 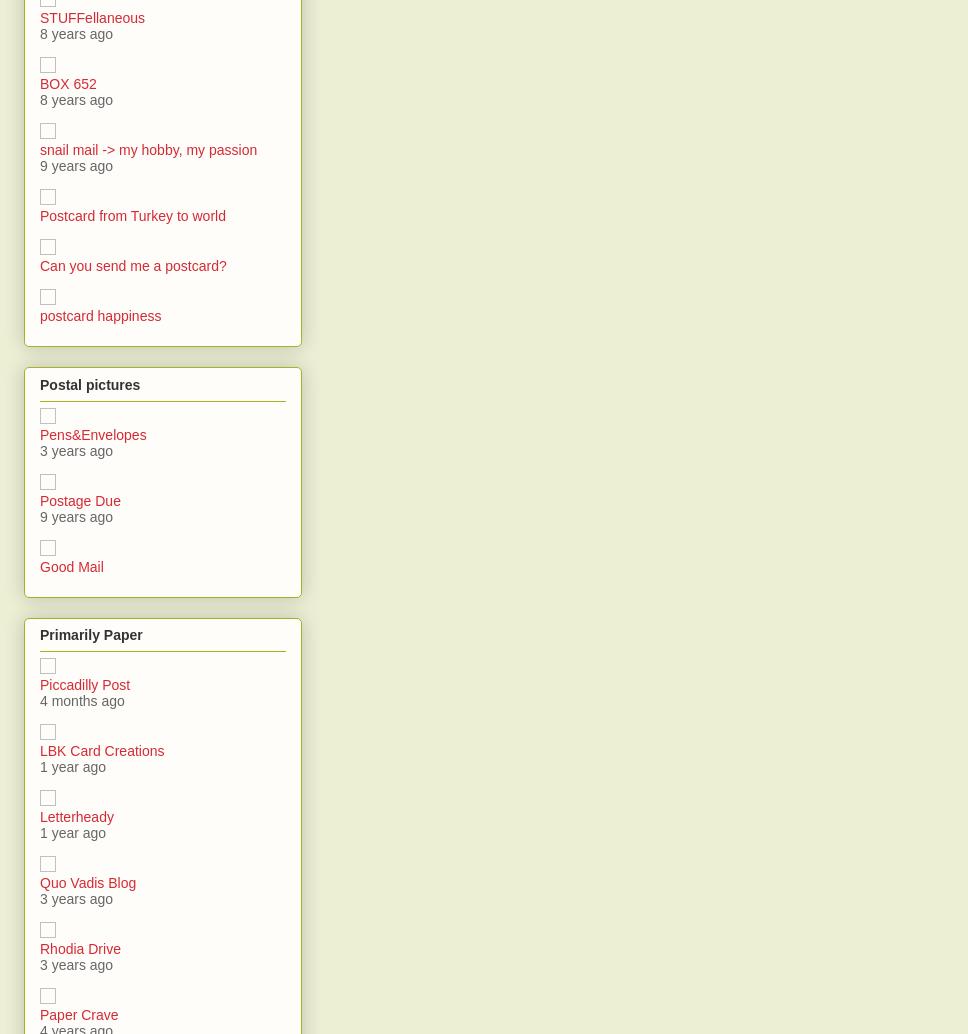 I want to click on '4 months ago', so click(x=81, y=700).